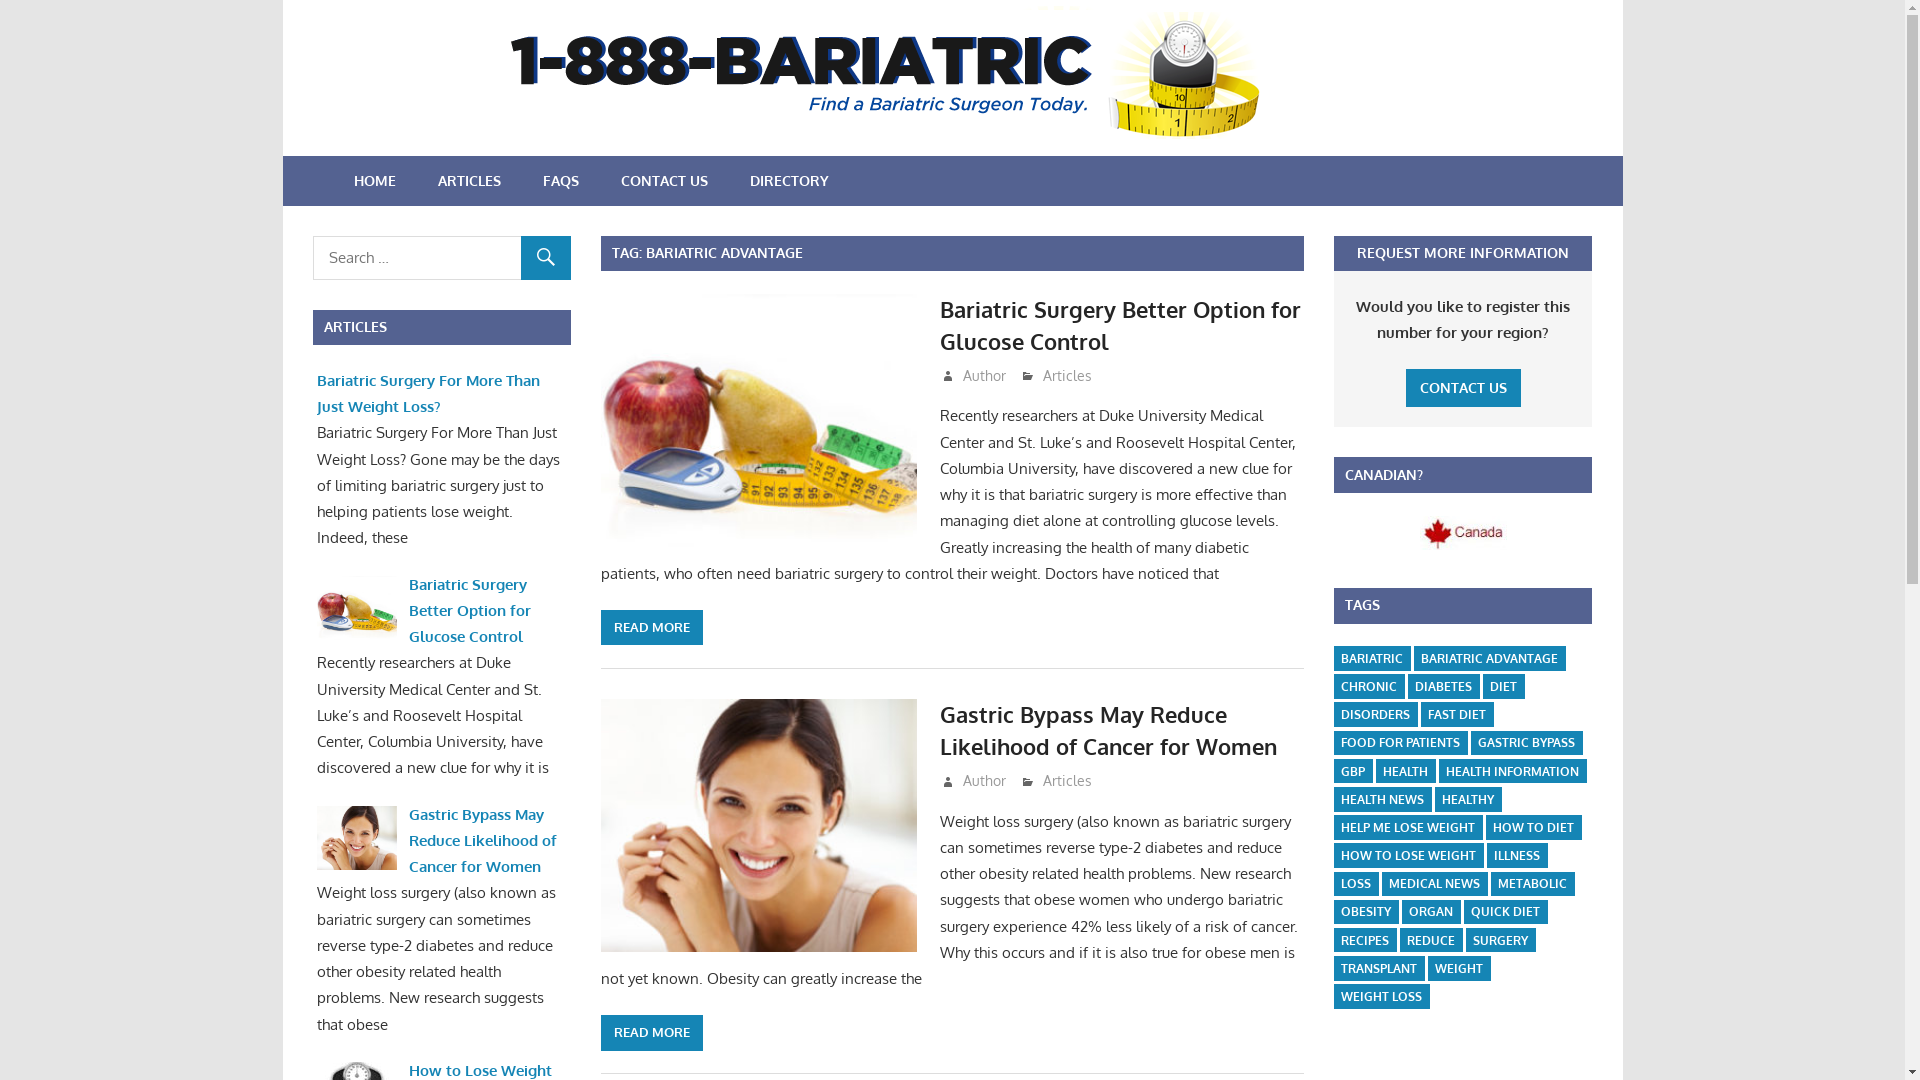 The height and width of the screenshot is (1080, 1920). I want to click on 'READ MORE', so click(599, 1033).